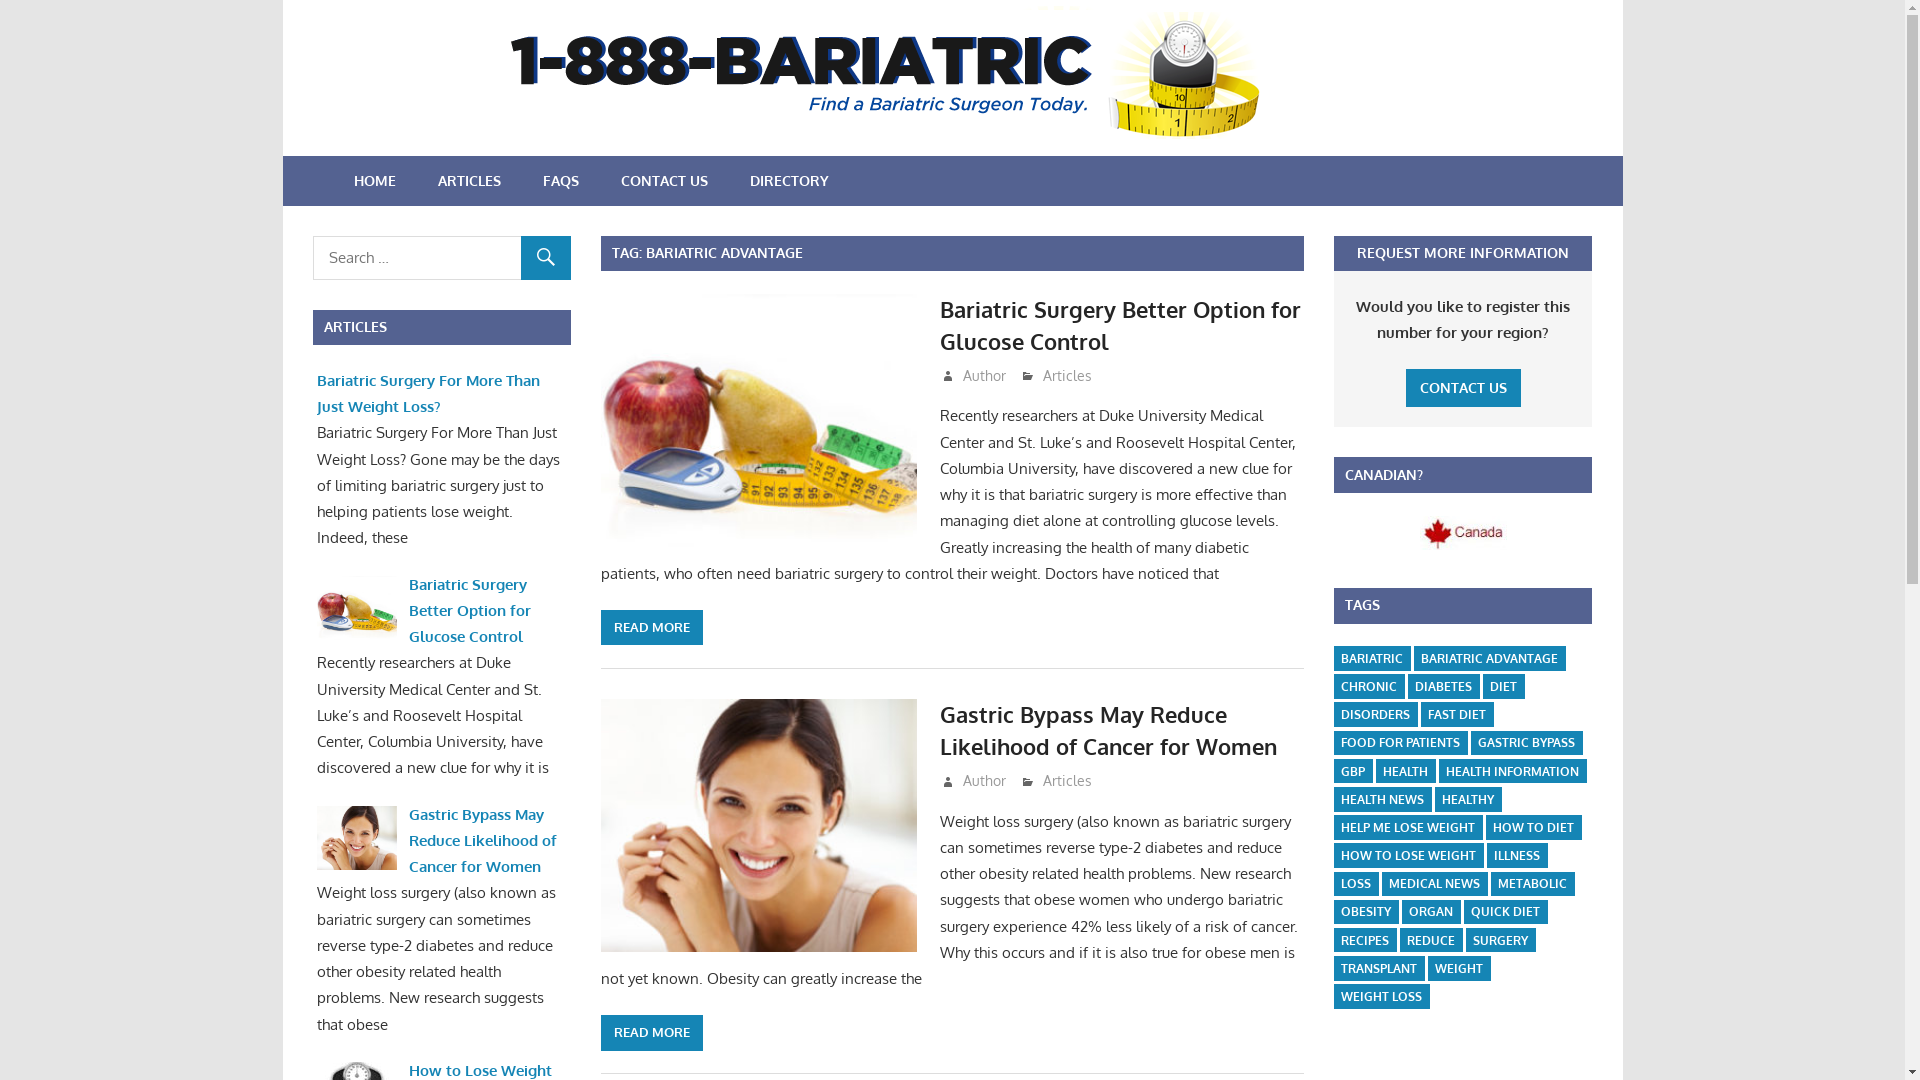 The height and width of the screenshot is (1080, 1920). I want to click on 'READ MORE', so click(599, 1033).